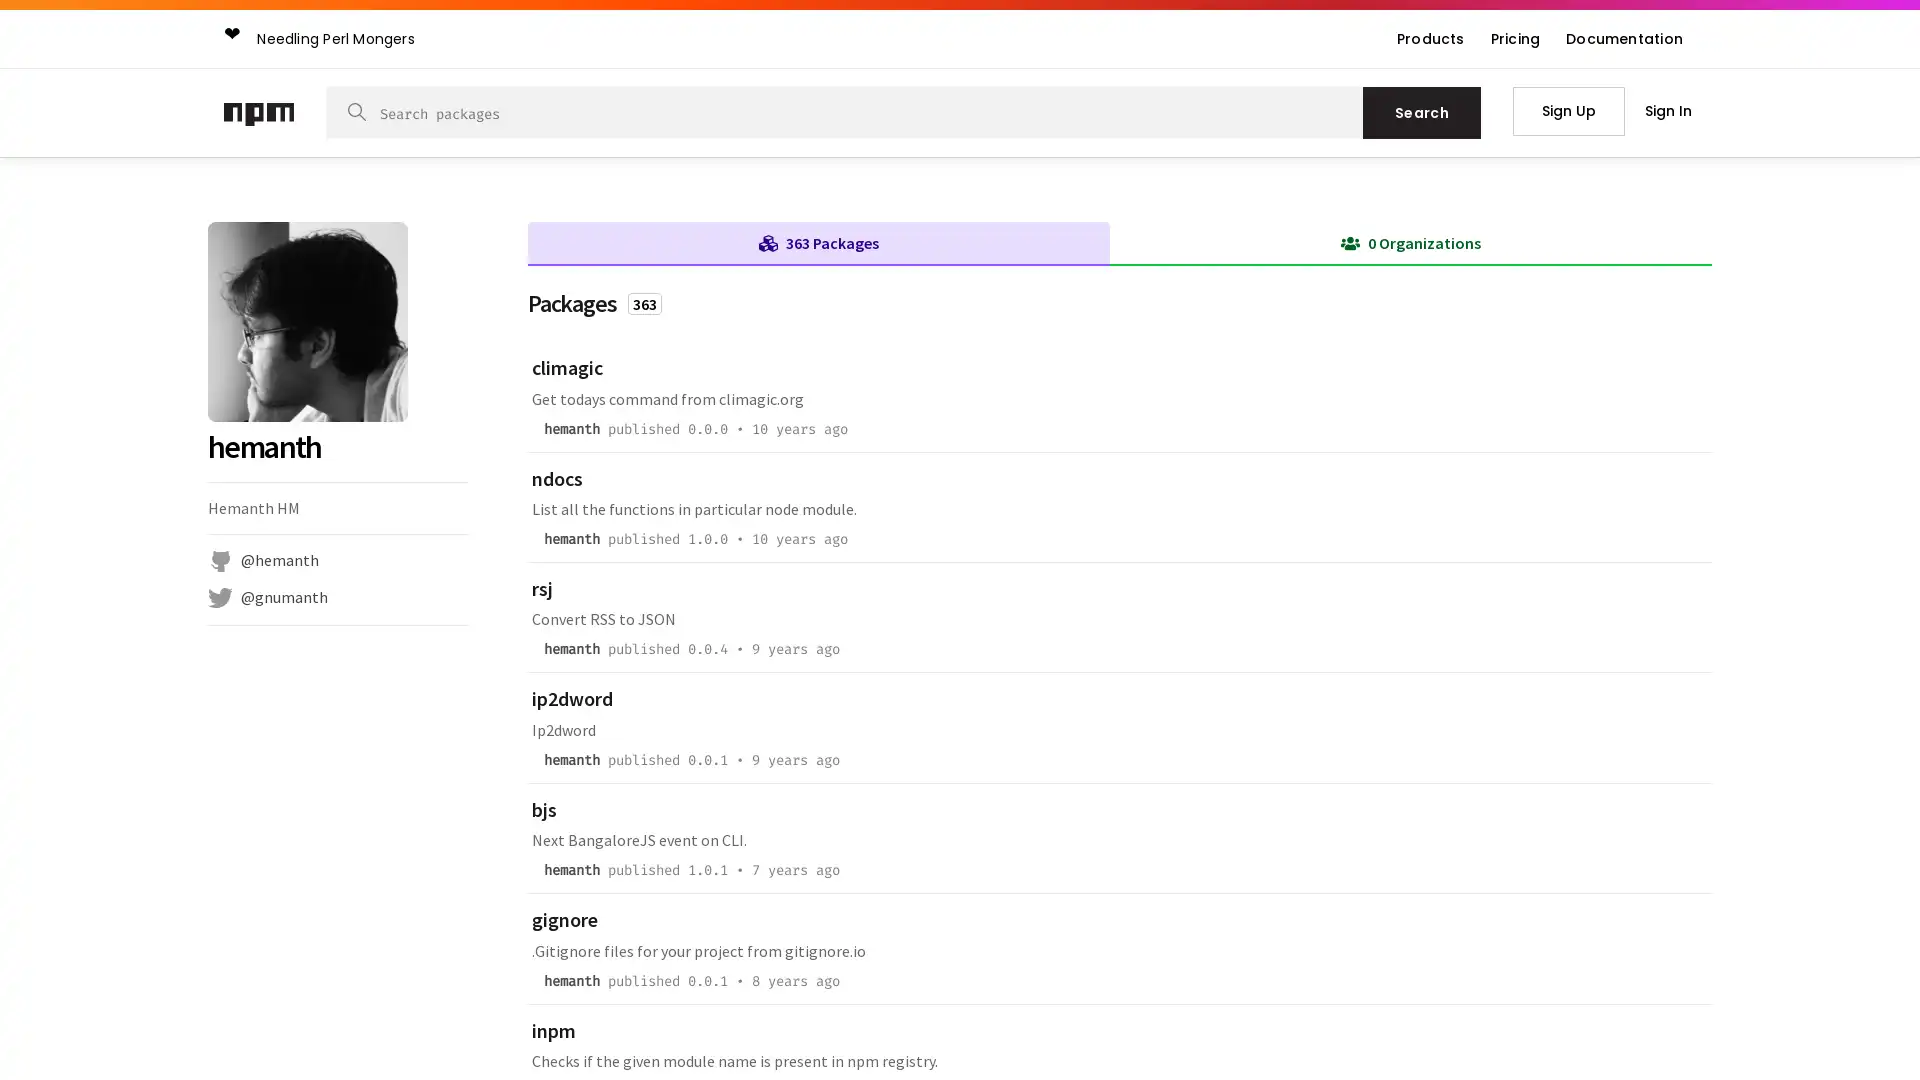 Image resolution: width=1920 pixels, height=1080 pixels. Describe the element at coordinates (1420, 112) in the screenshot. I see `Search` at that location.